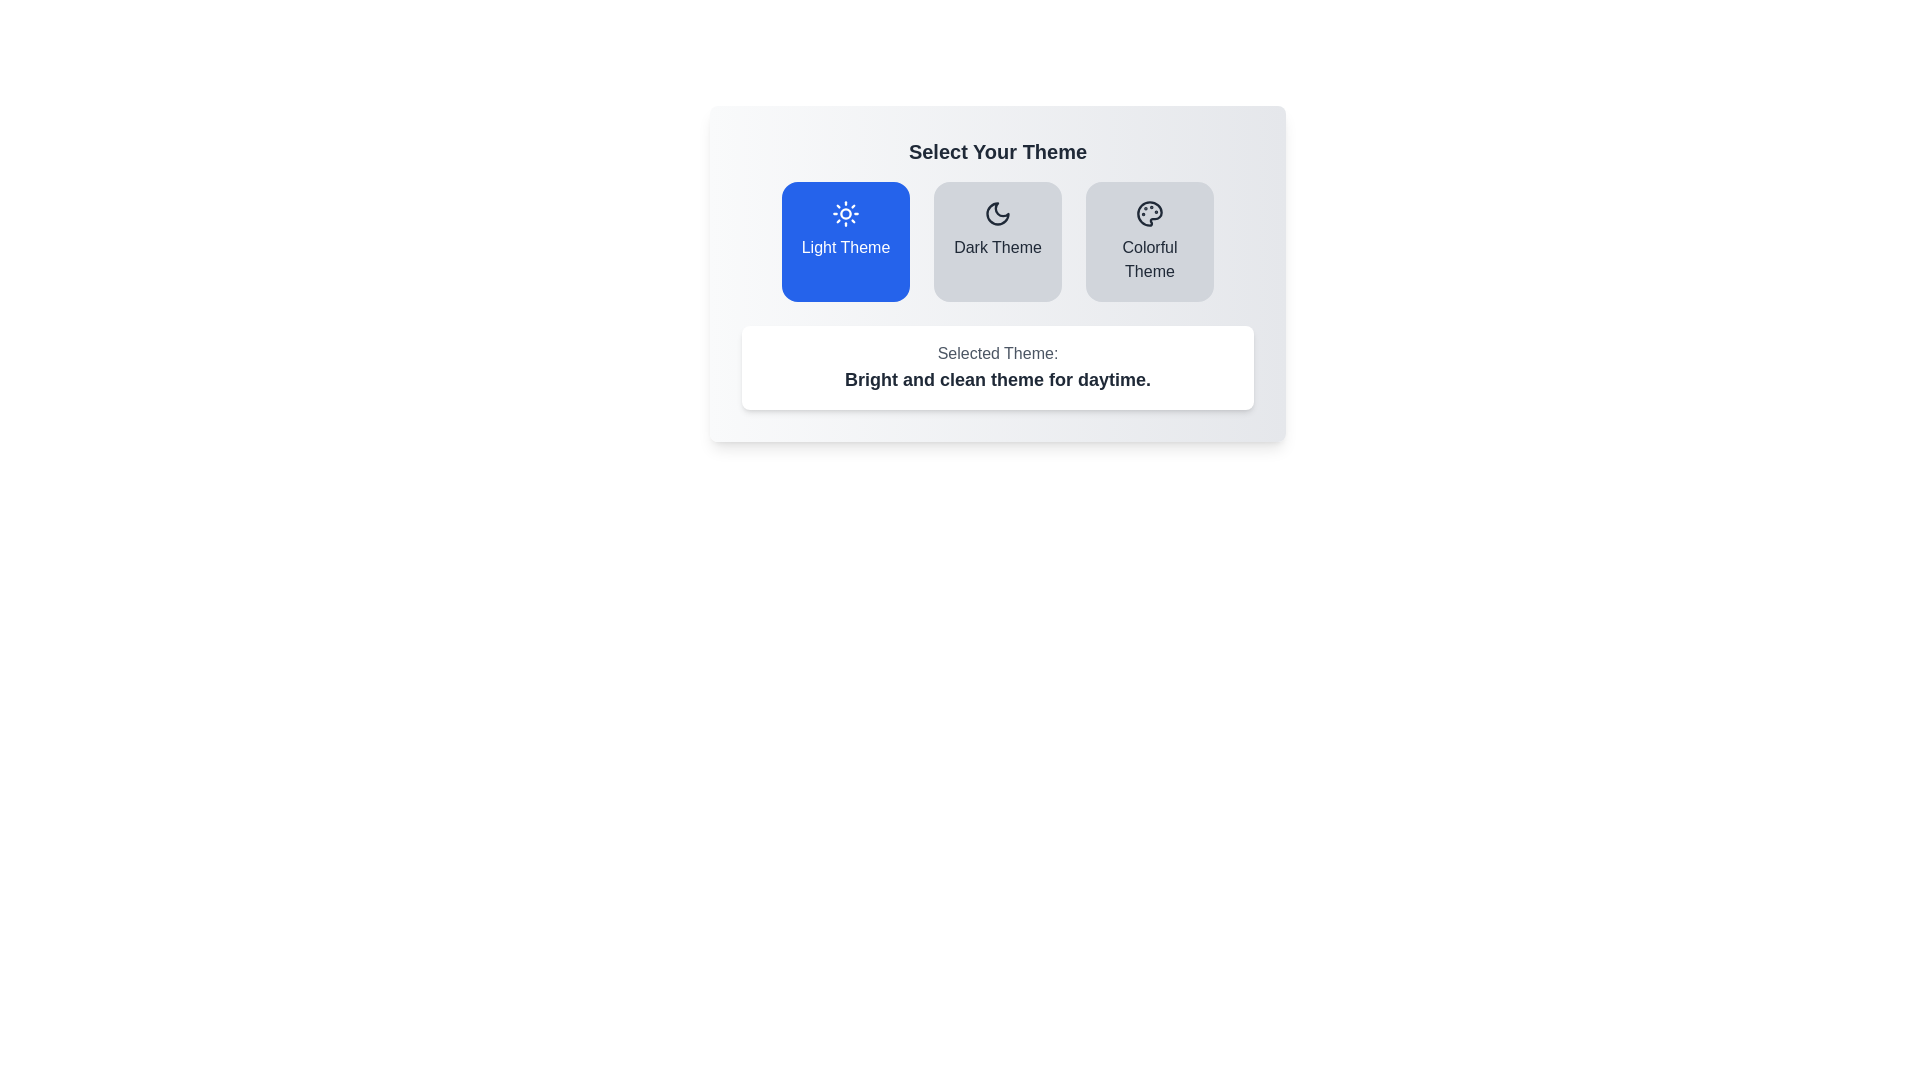  I want to click on the theme button labeled Light Theme, so click(845, 241).